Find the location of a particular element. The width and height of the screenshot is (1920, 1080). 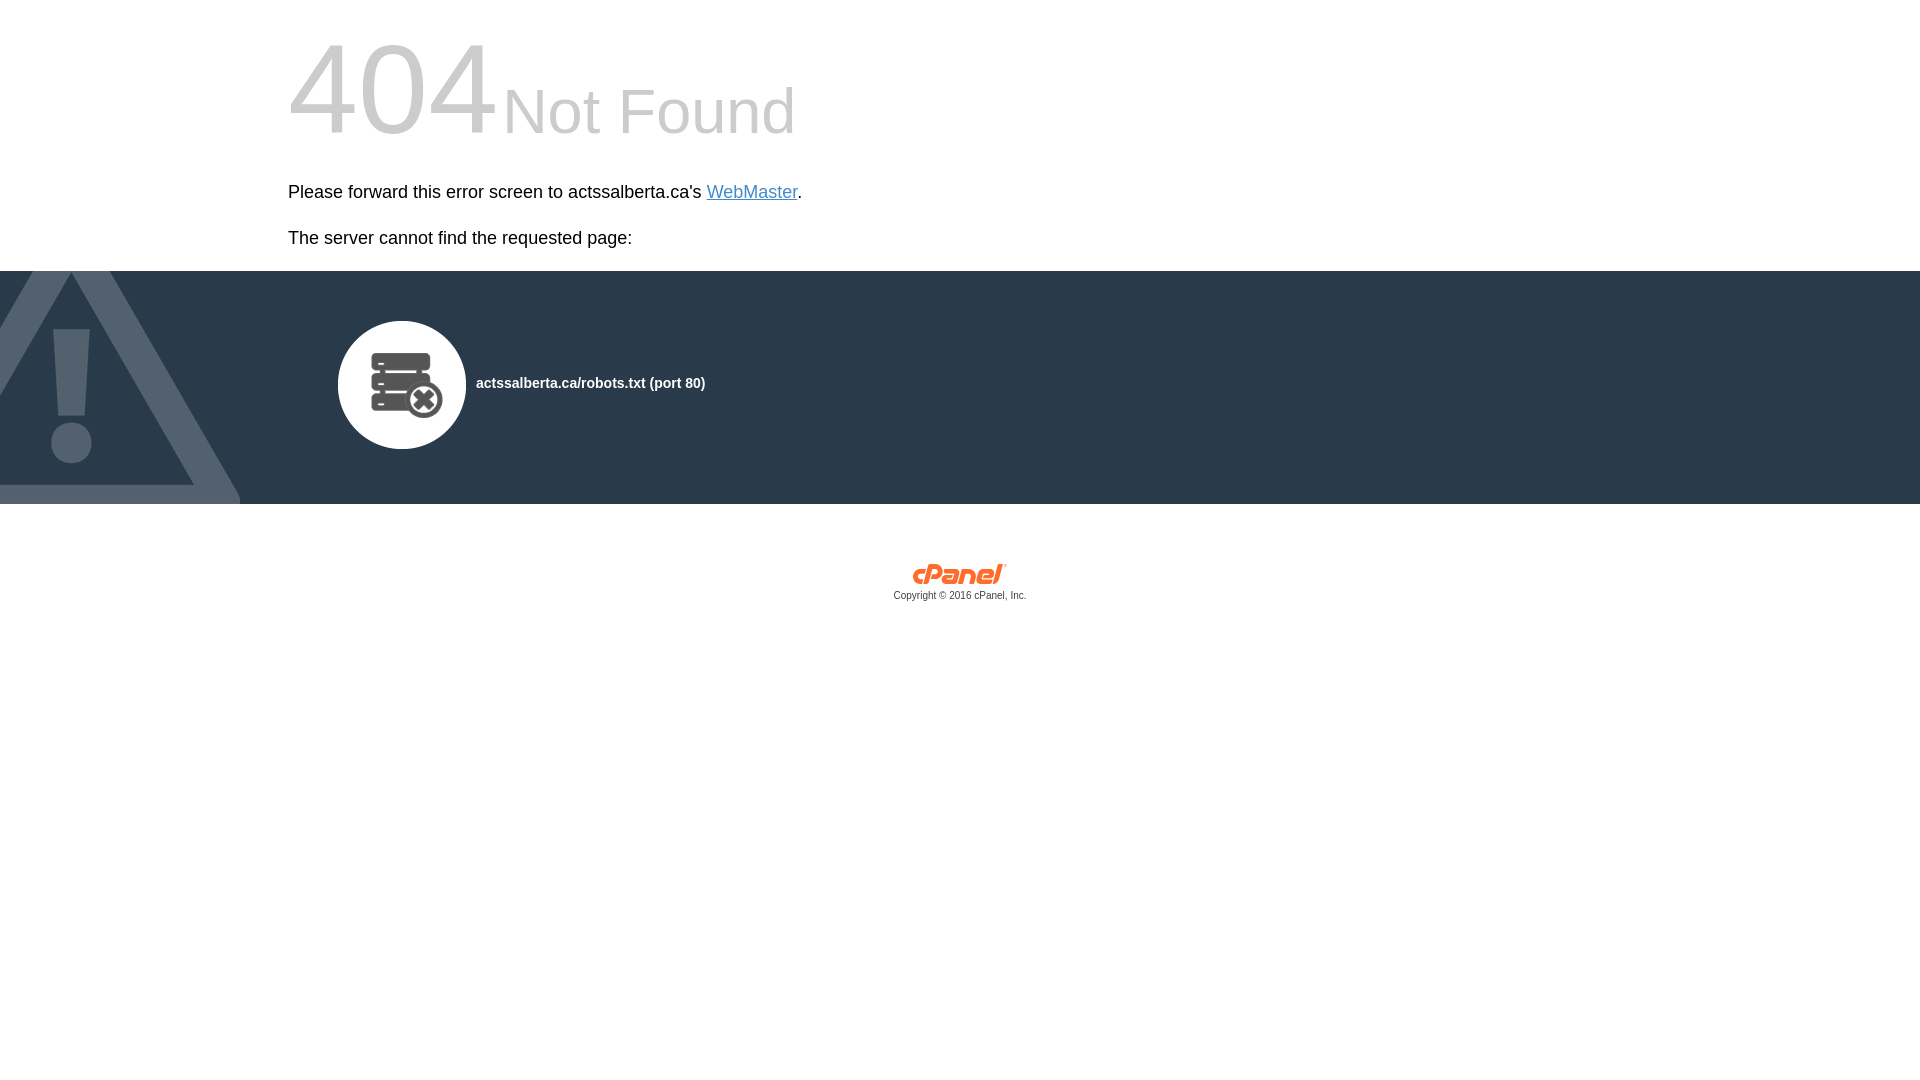

'WebMaster' is located at coordinates (751, 192).